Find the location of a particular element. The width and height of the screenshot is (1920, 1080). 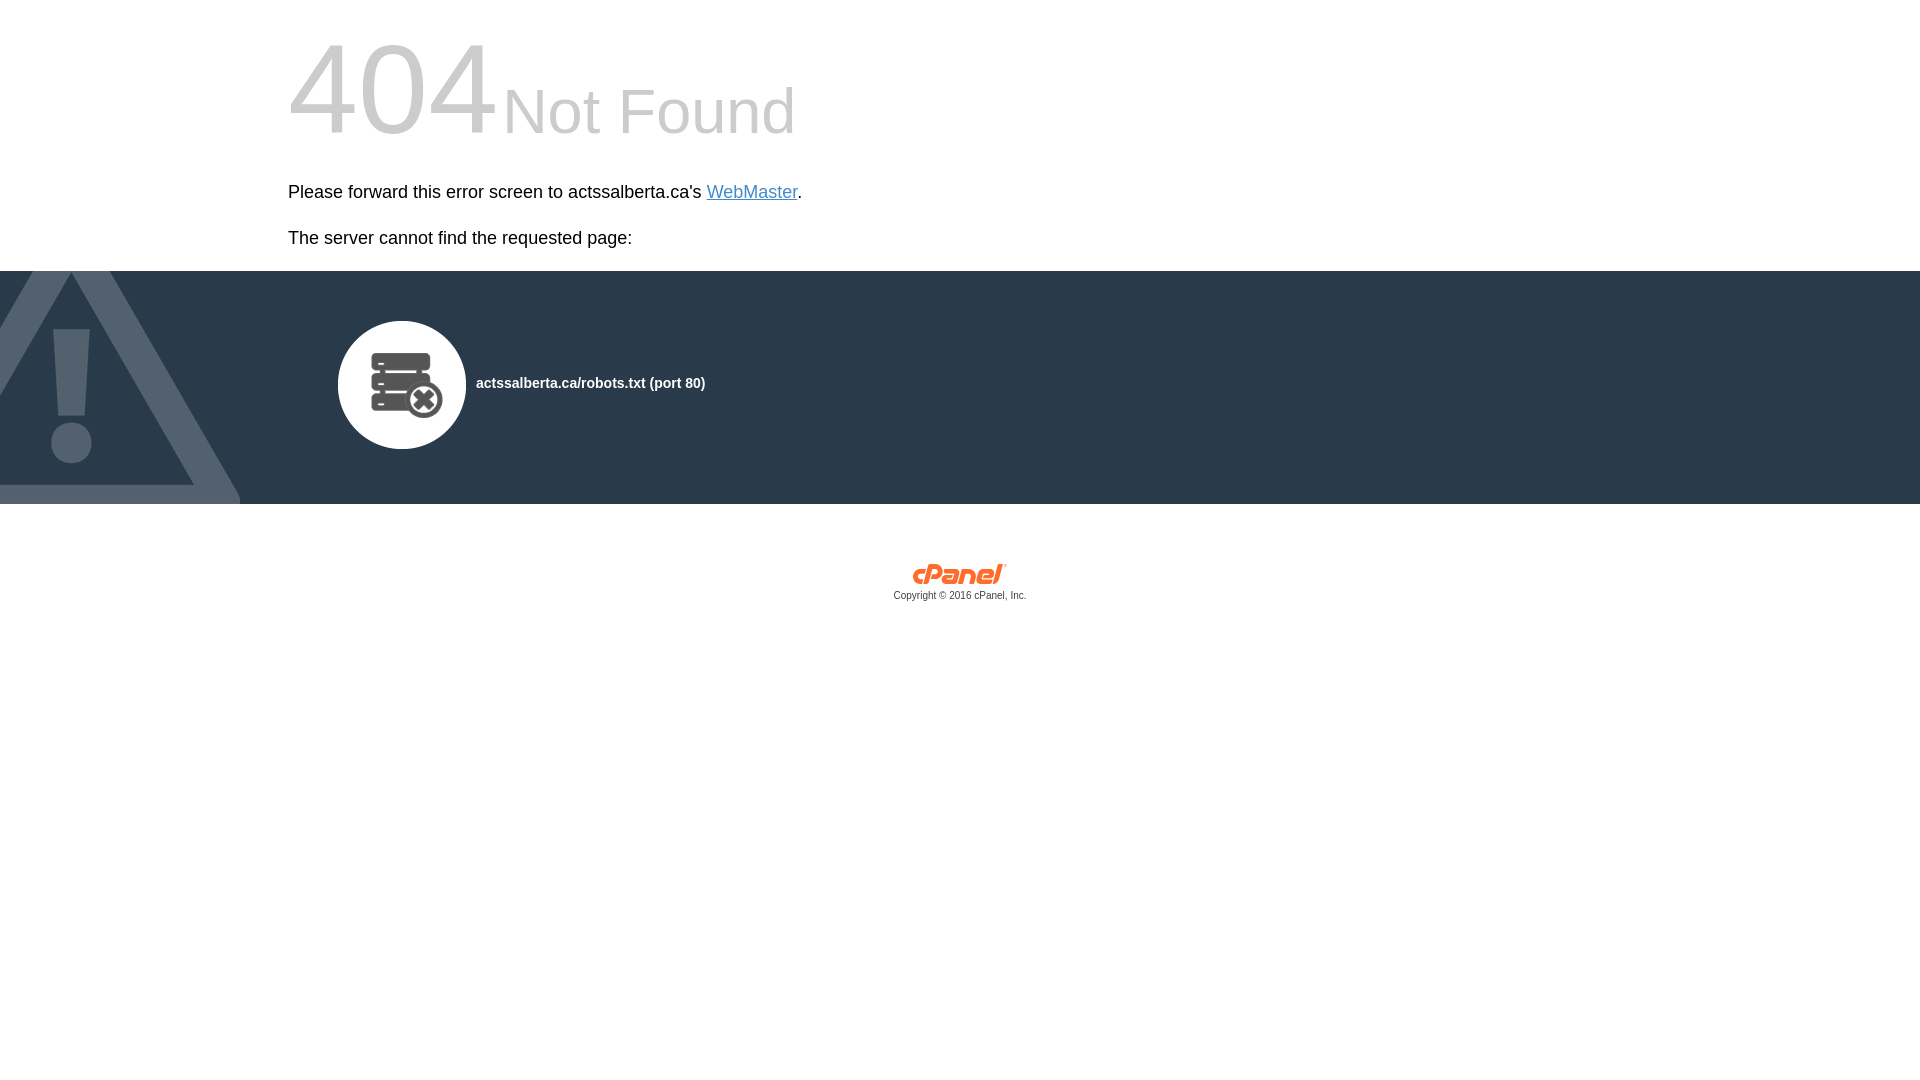

'WebMaster' is located at coordinates (751, 192).